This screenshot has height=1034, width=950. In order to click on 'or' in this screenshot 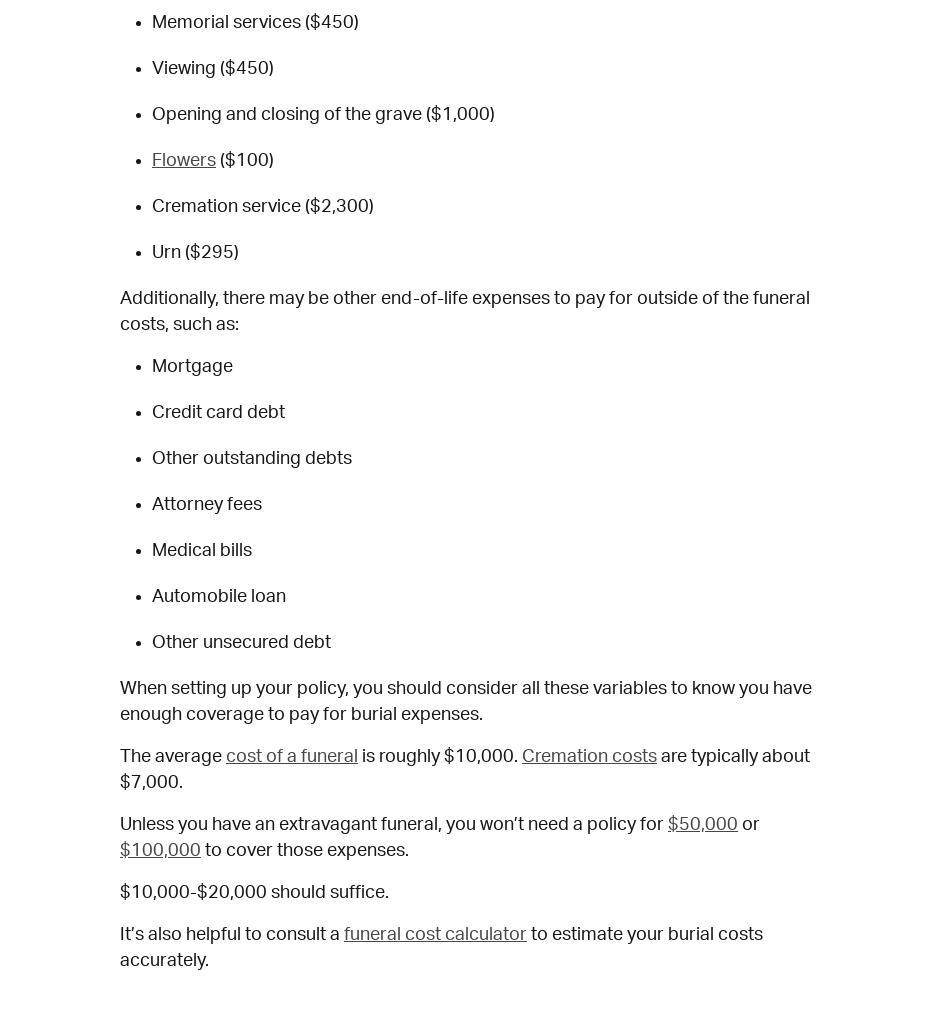, I will do `click(747, 824)`.